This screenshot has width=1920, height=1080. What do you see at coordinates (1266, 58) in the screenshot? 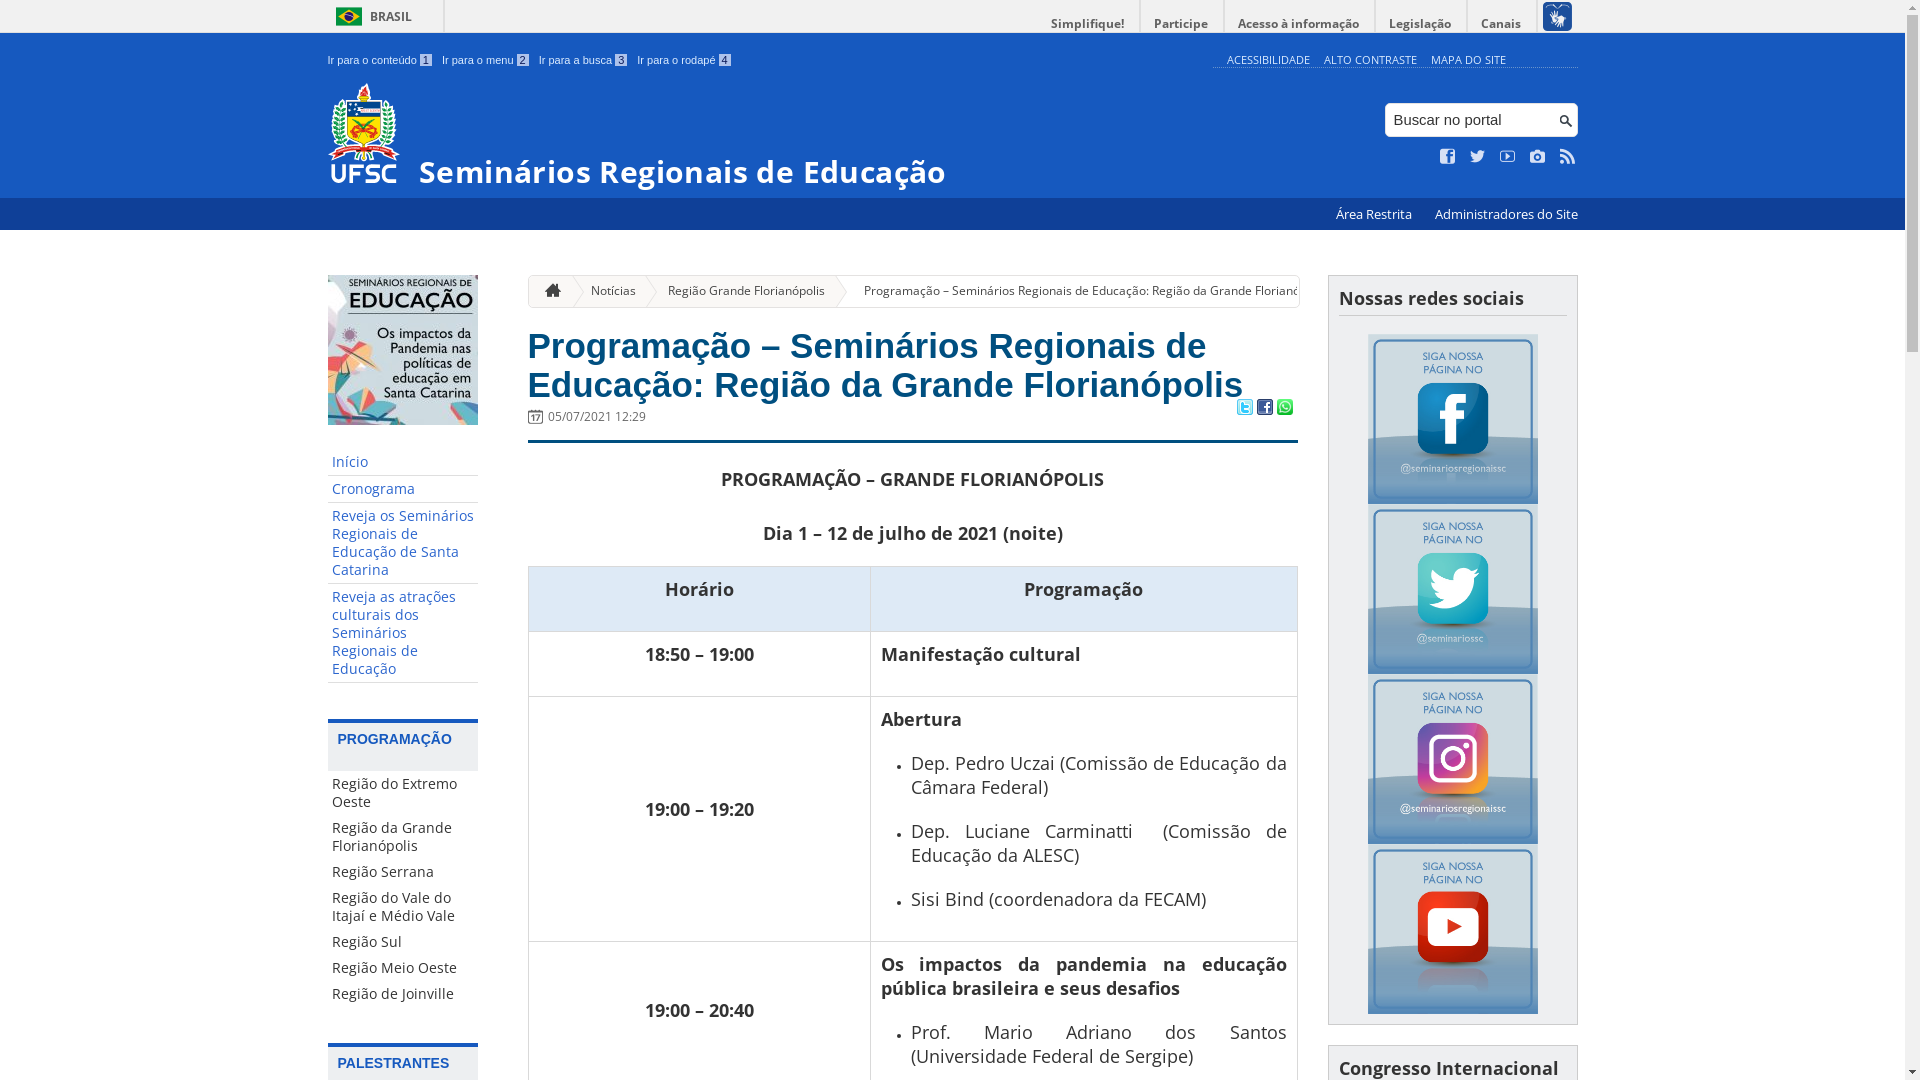
I see `'ACESSIBILIDADE'` at bounding box center [1266, 58].